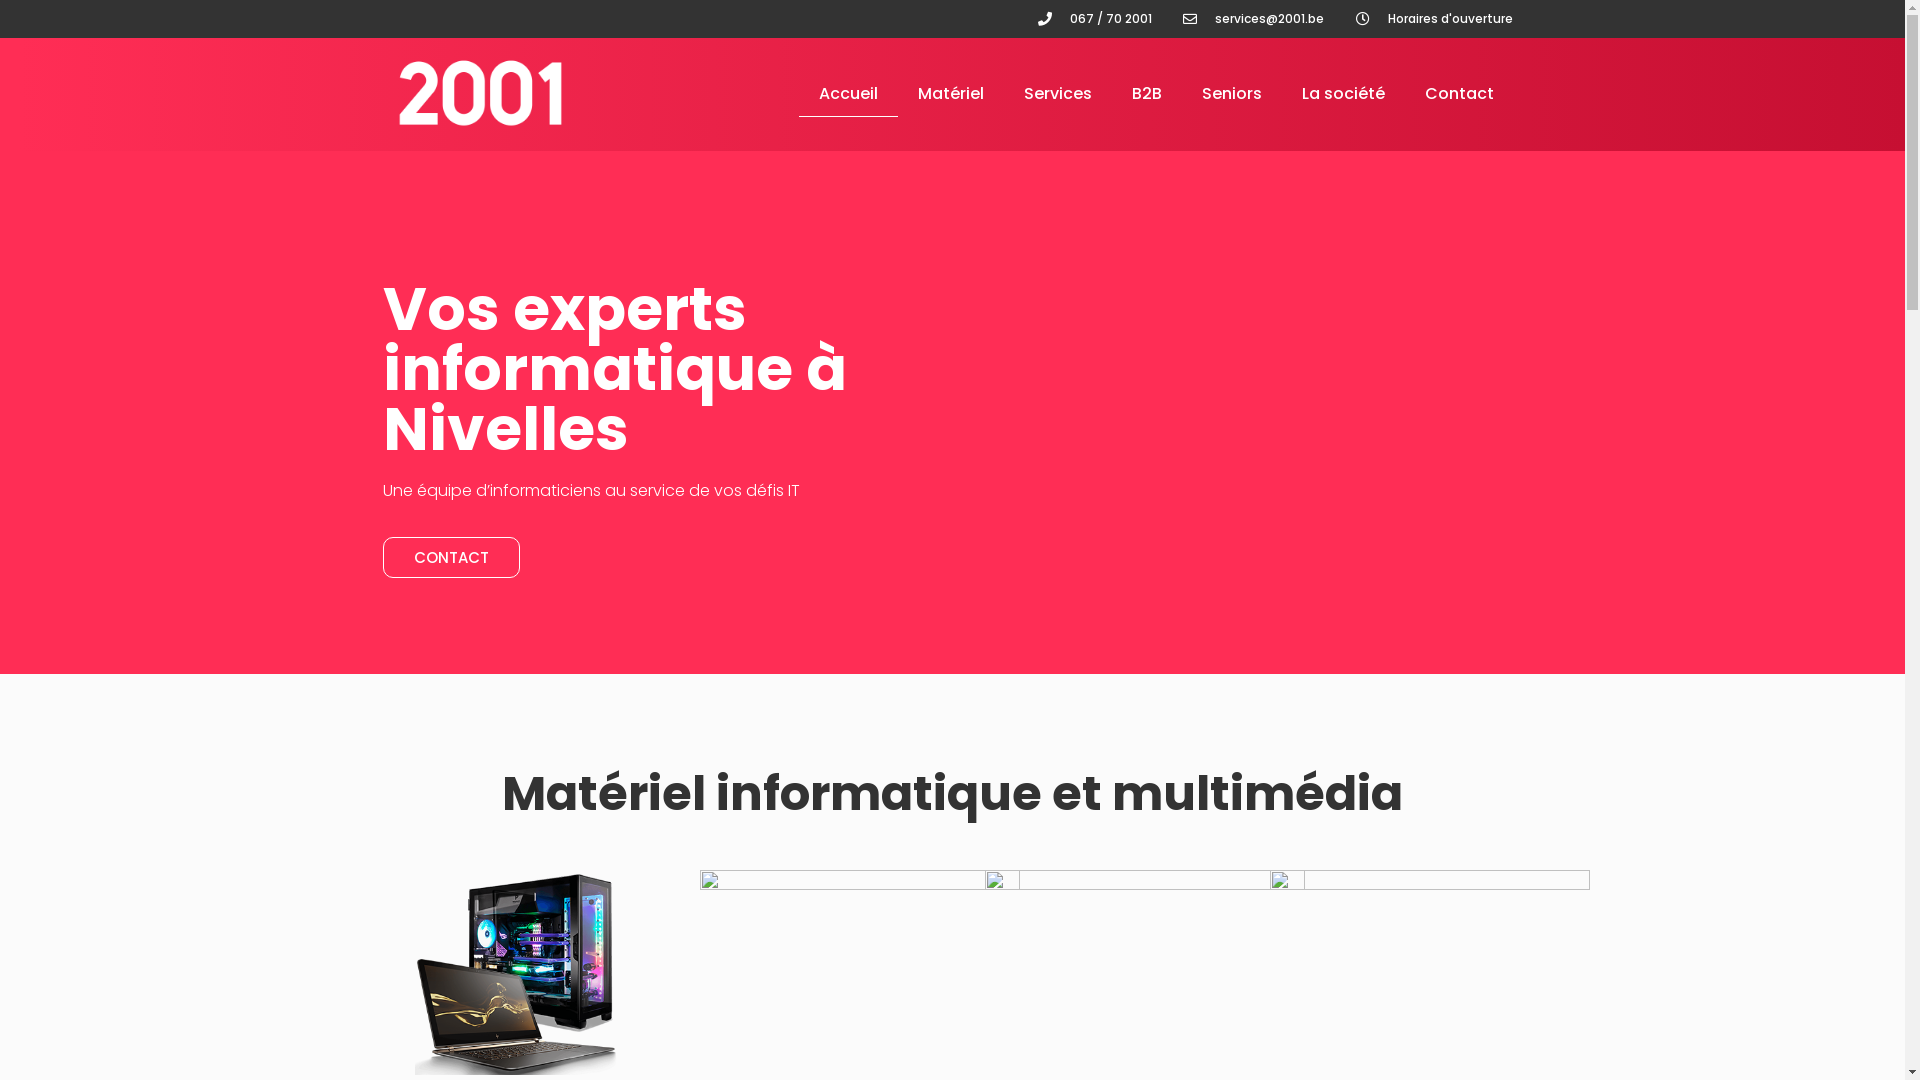  I want to click on 'Accueil', so click(848, 93).